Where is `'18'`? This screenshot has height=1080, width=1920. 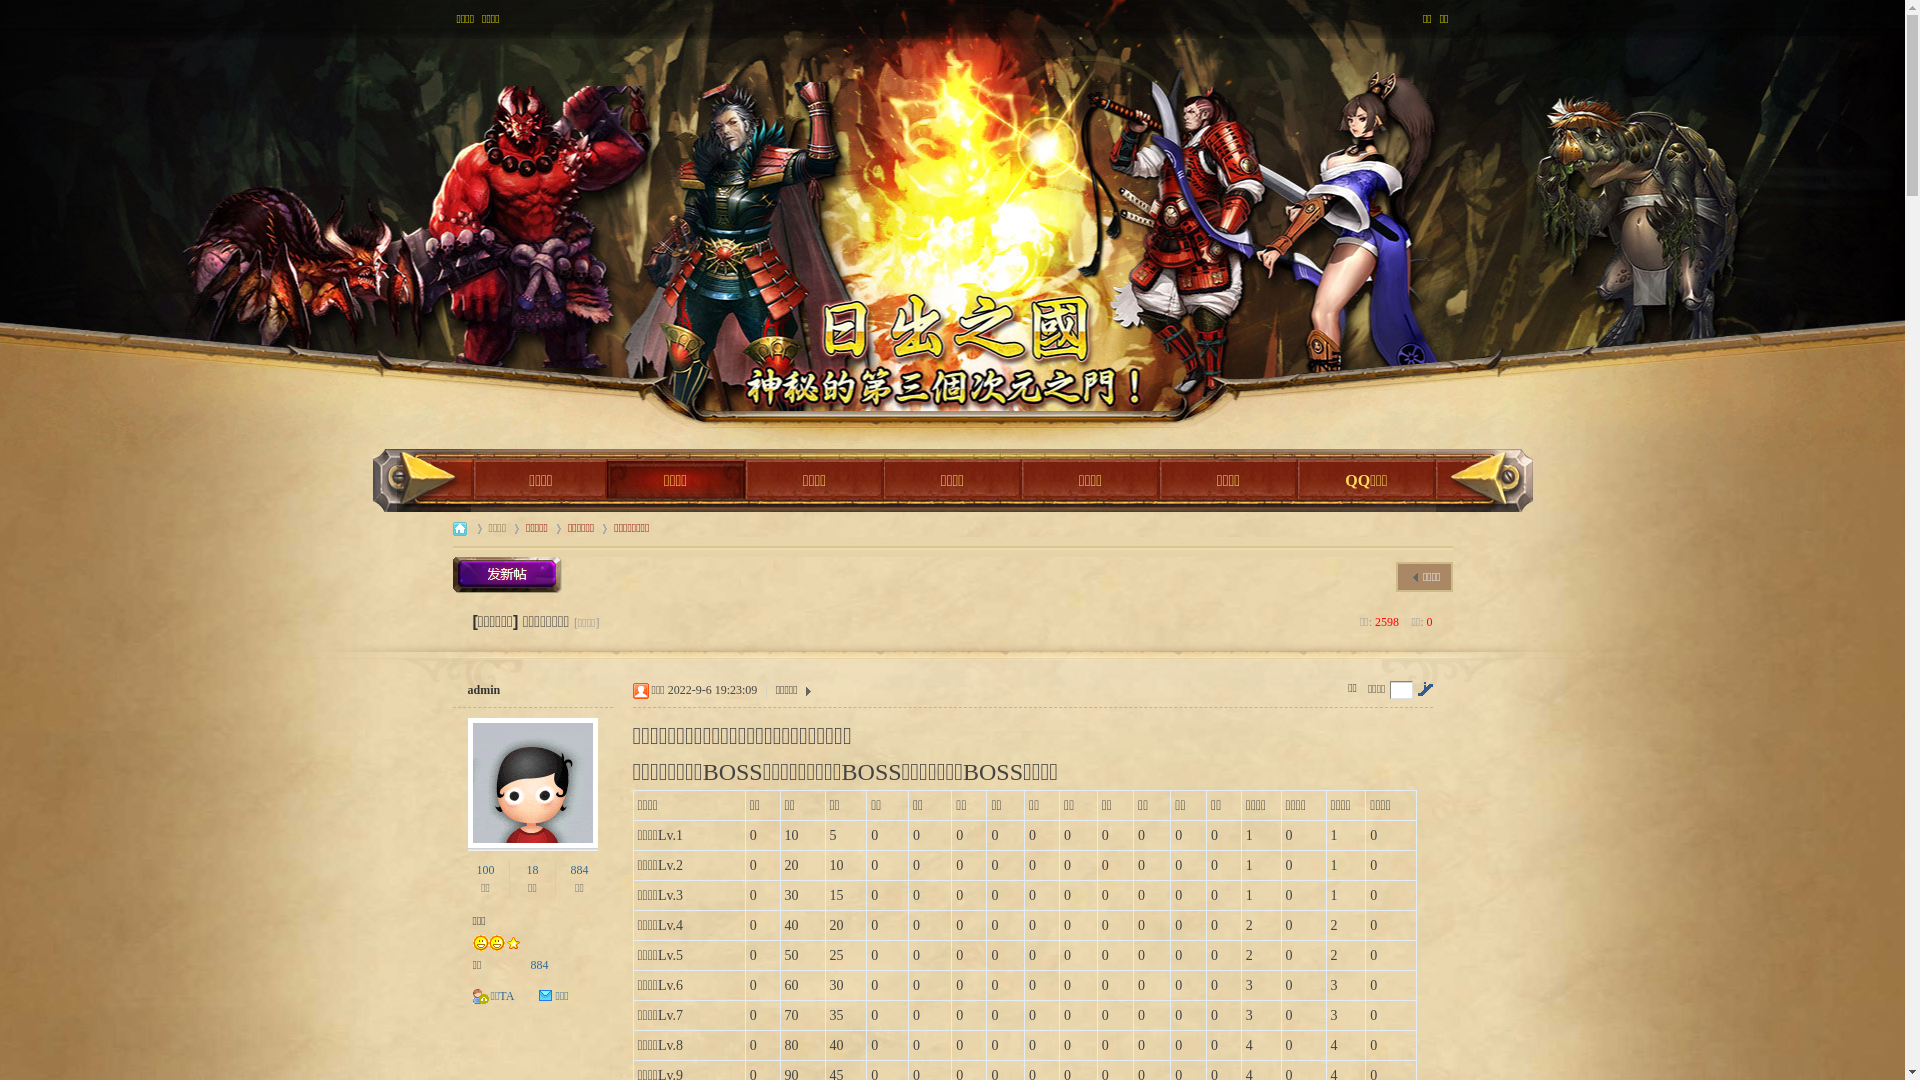 '18' is located at coordinates (526, 869).